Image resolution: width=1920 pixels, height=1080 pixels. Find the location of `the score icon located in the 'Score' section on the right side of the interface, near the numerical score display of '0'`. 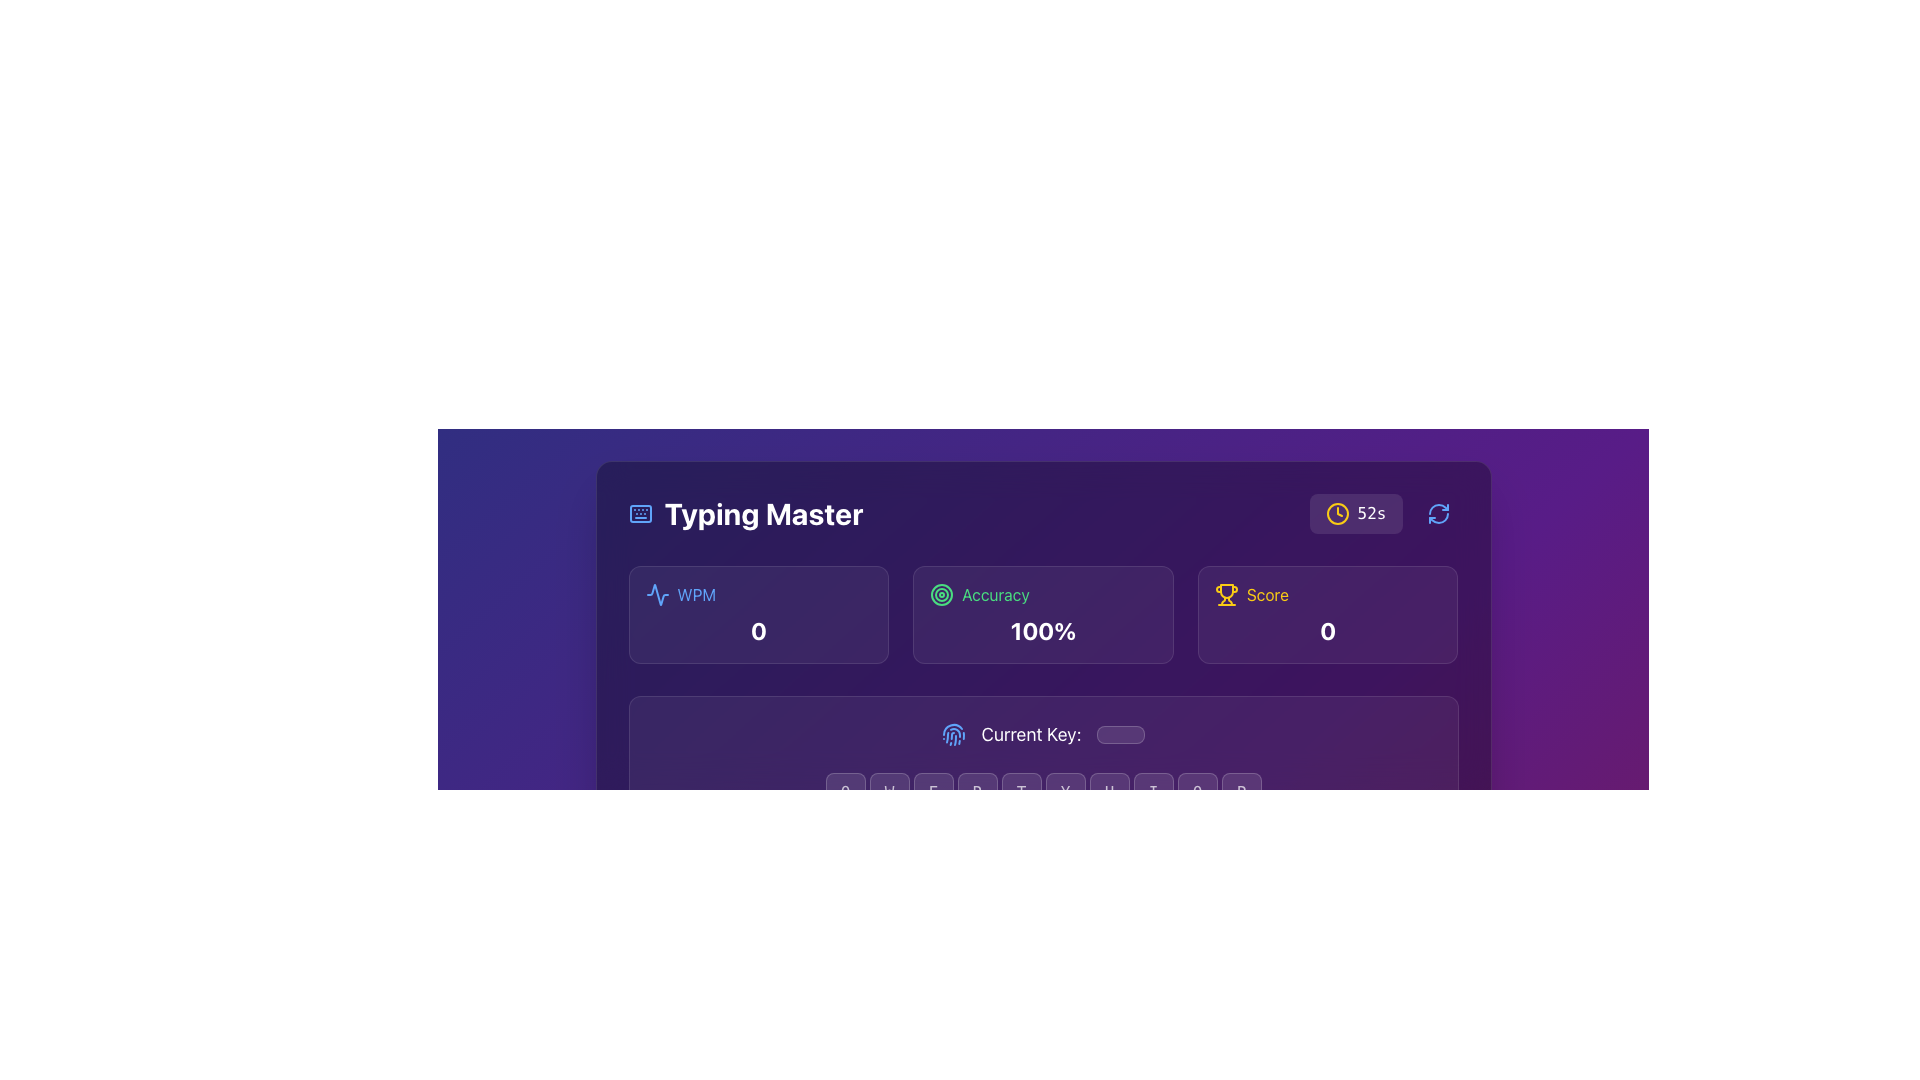

the score icon located in the 'Score' section on the right side of the interface, near the numerical score display of '0' is located at coordinates (1225, 590).